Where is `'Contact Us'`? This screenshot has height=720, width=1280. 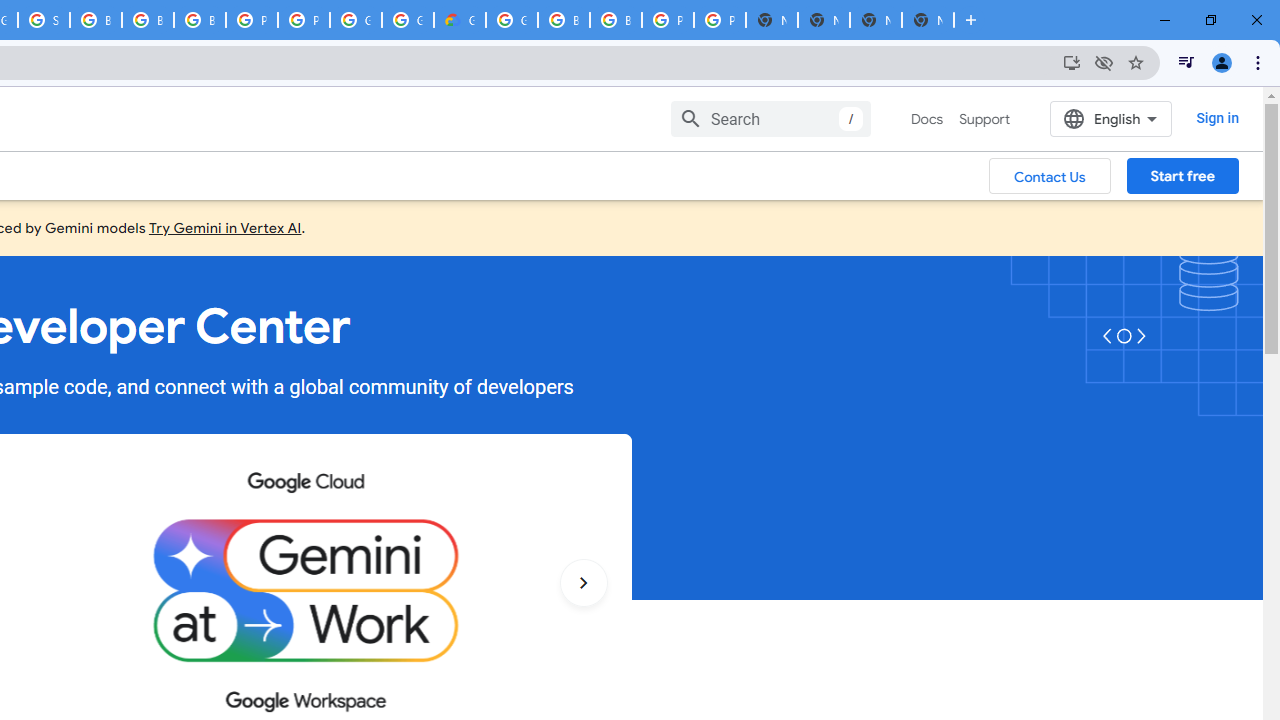
'Contact Us' is located at coordinates (1049, 174).